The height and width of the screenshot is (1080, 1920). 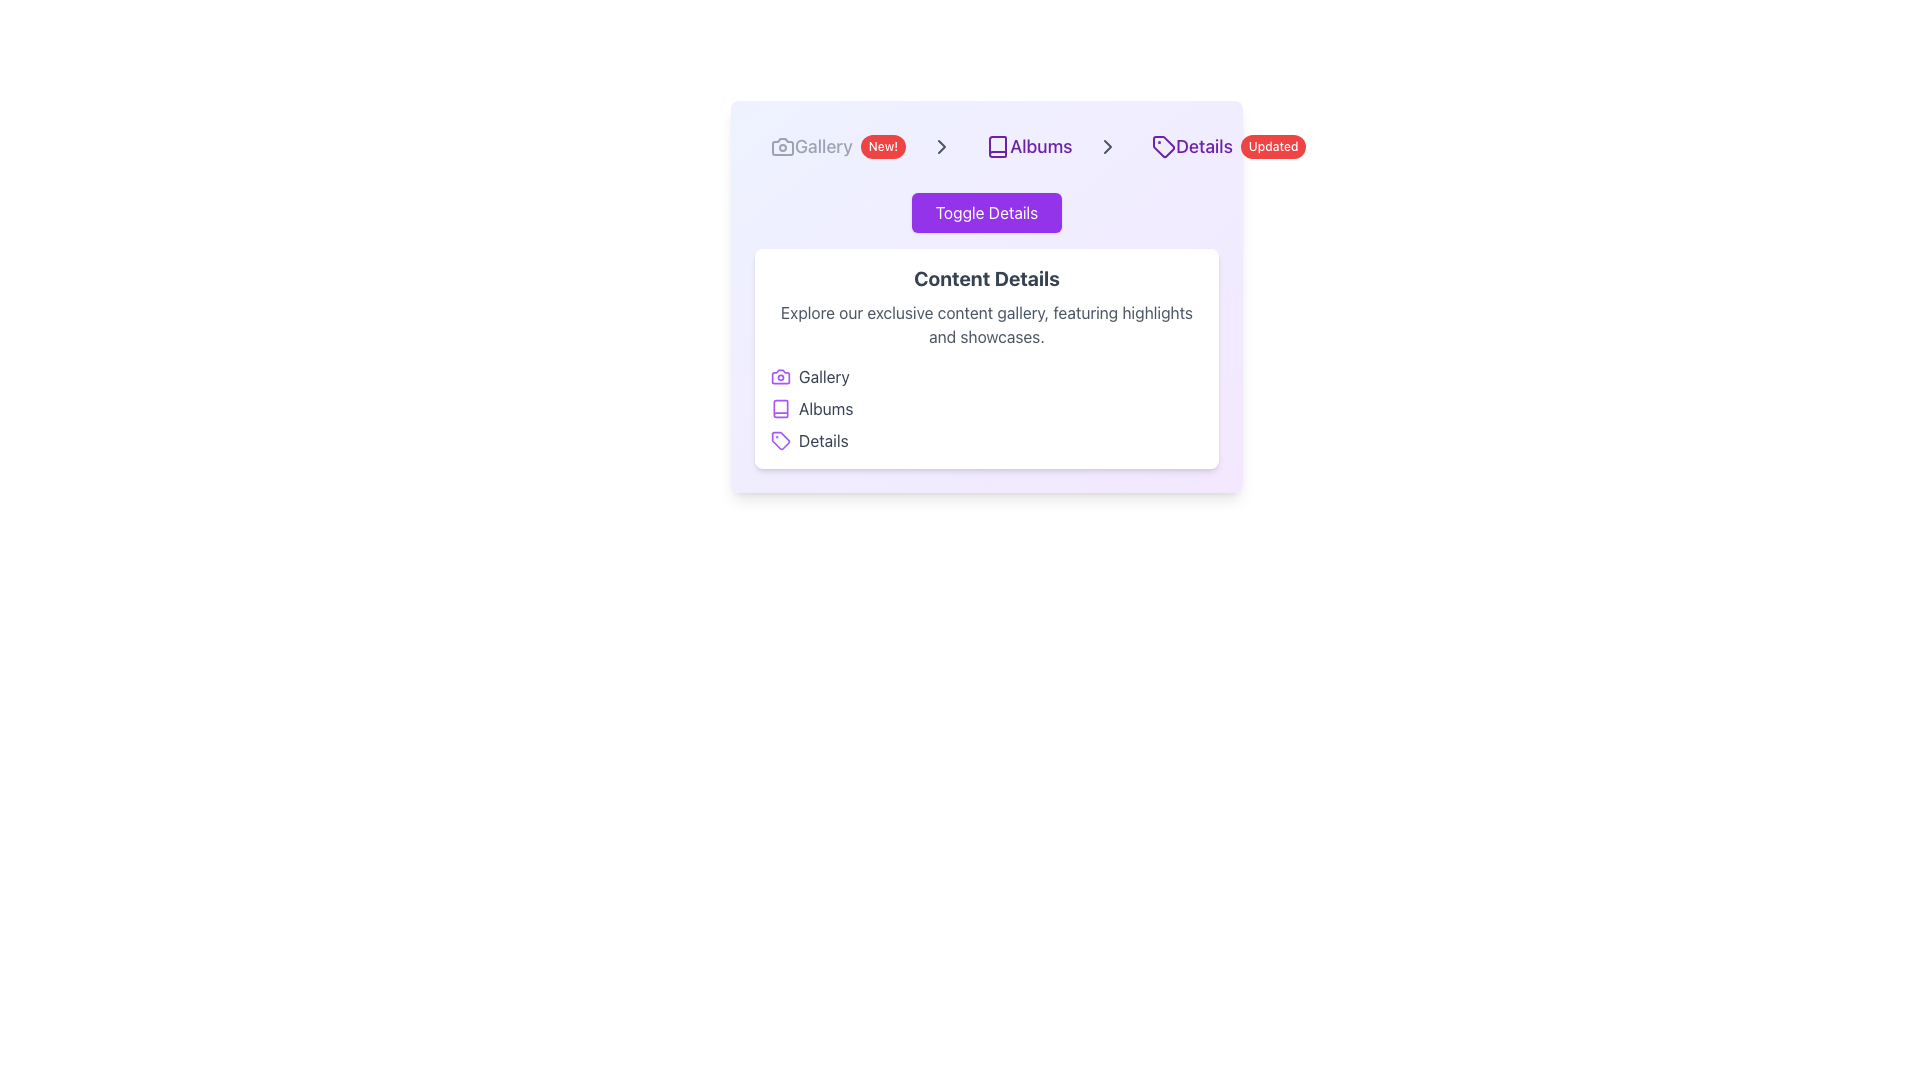 I want to click on the Gallery icon, which visually represents the Gallery item and is located at the top-left corner of the item entry before the text 'Gallery', so click(x=780, y=377).